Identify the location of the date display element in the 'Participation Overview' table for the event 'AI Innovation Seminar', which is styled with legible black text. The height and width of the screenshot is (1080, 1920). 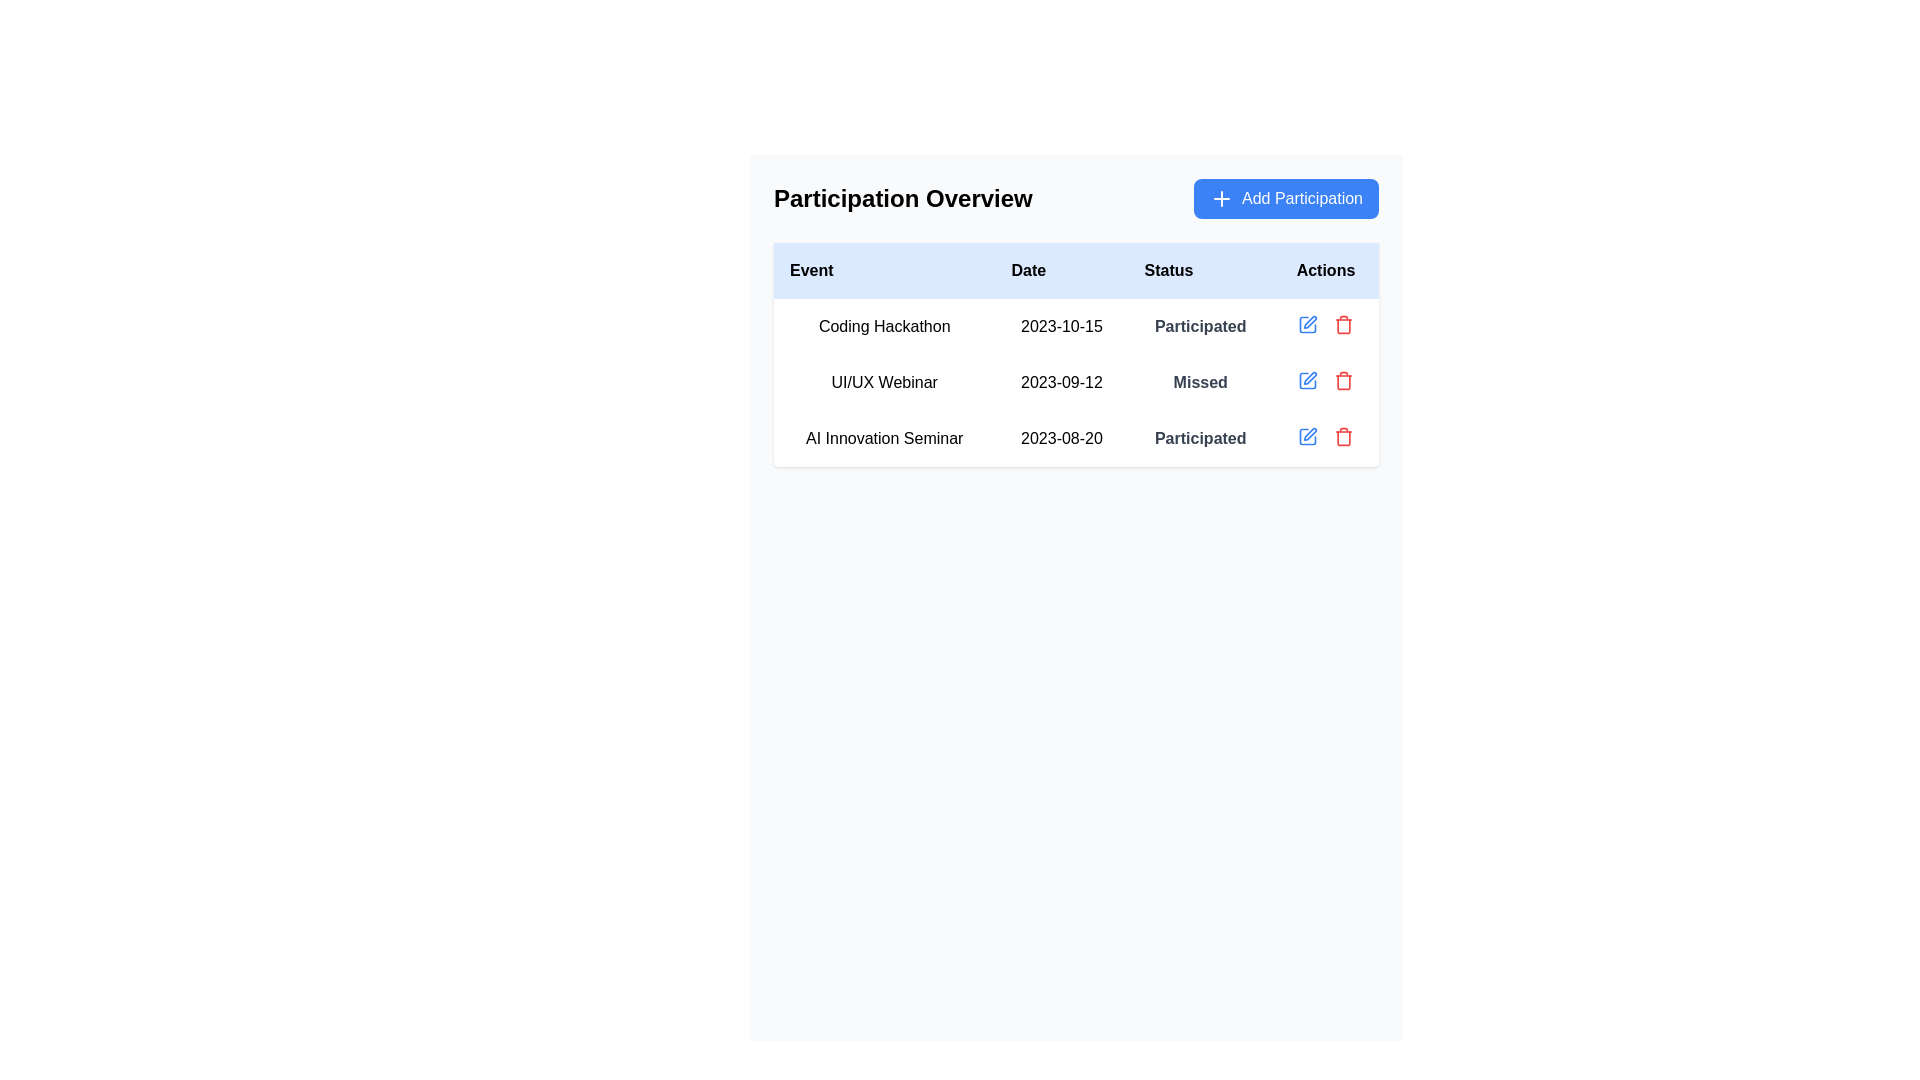
(1060, 438).